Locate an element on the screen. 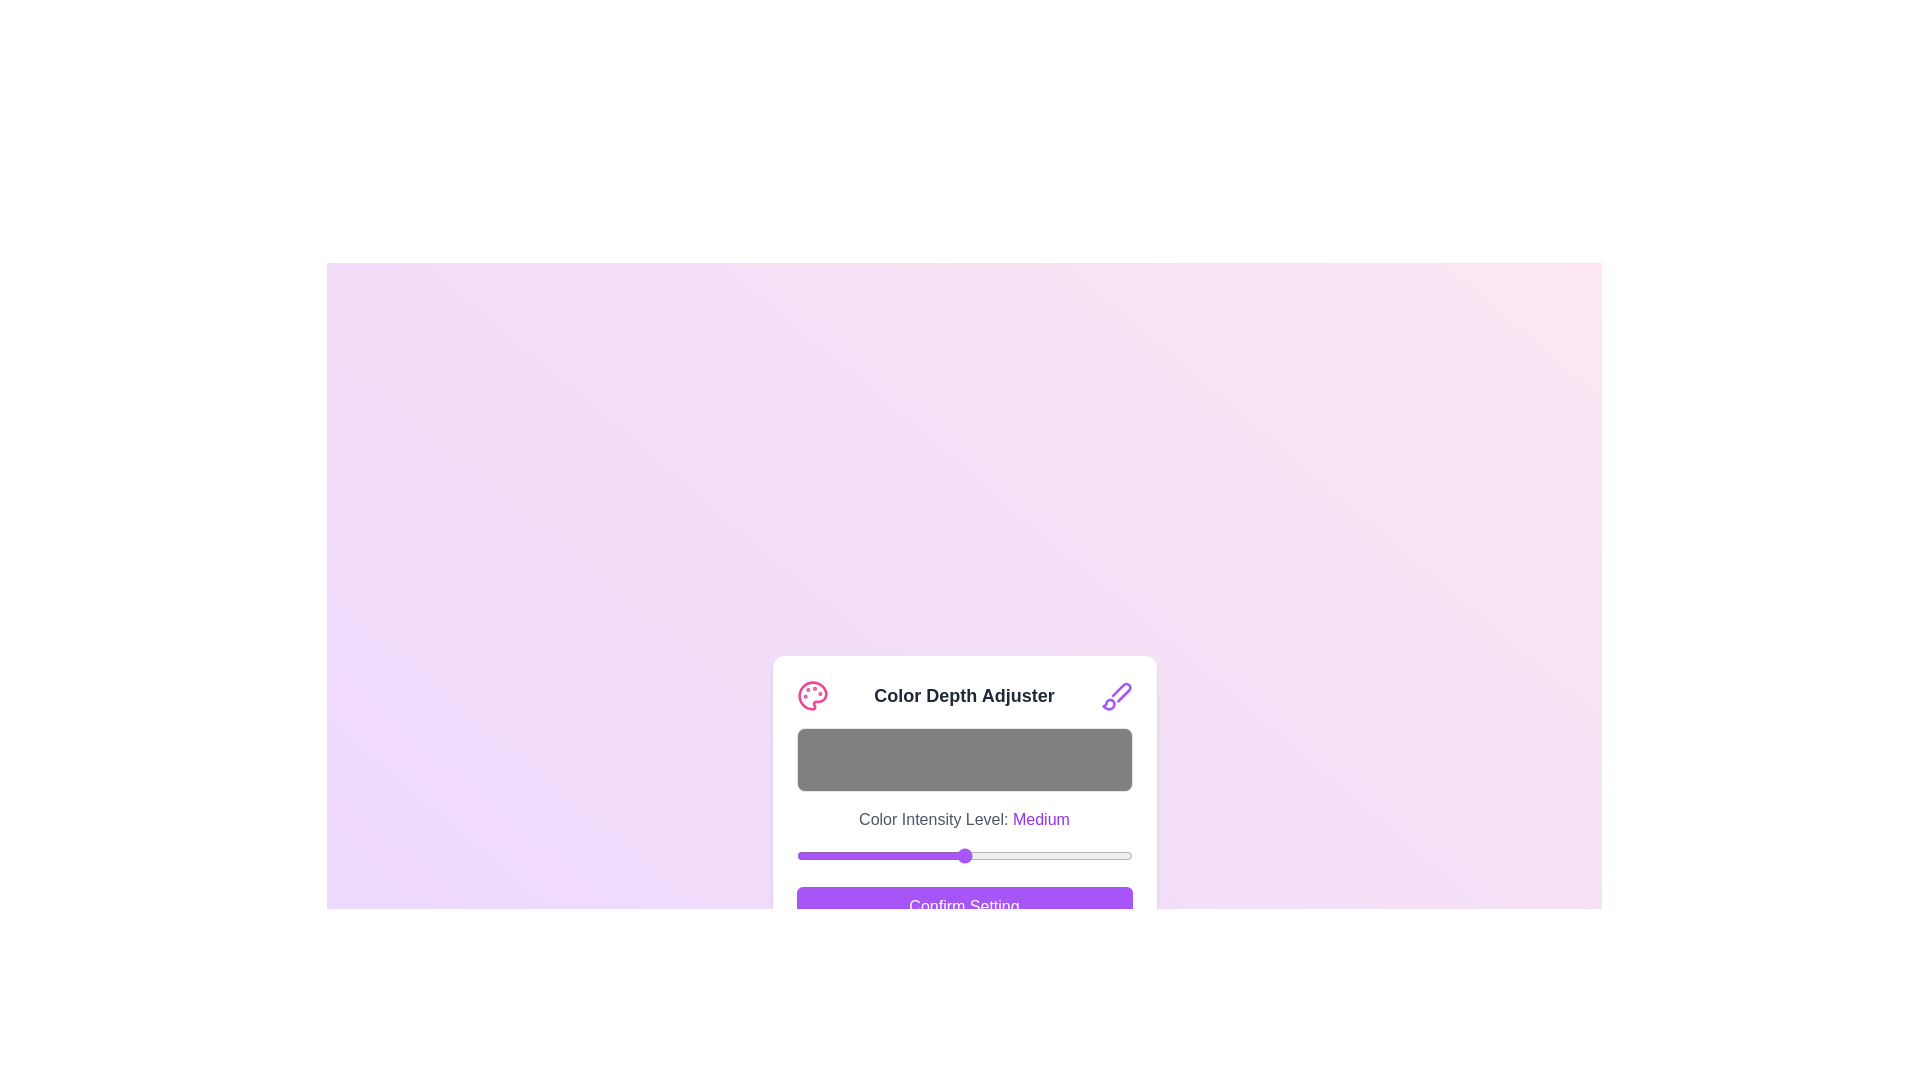  the color intensity slider to 231 where 231 is a value between 0 and 255 is located at coordinates (1099, 855).